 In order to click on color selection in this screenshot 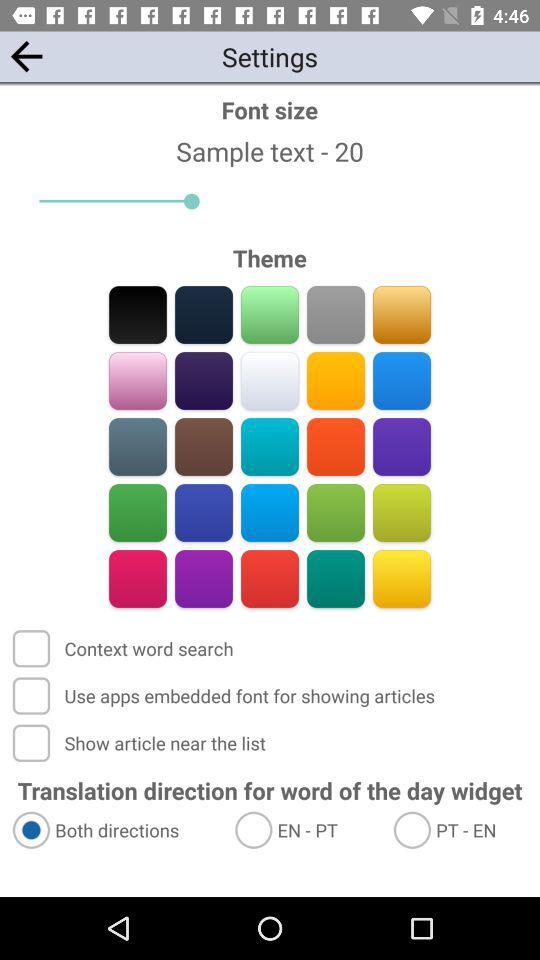, I will do `click(335, 380)`.